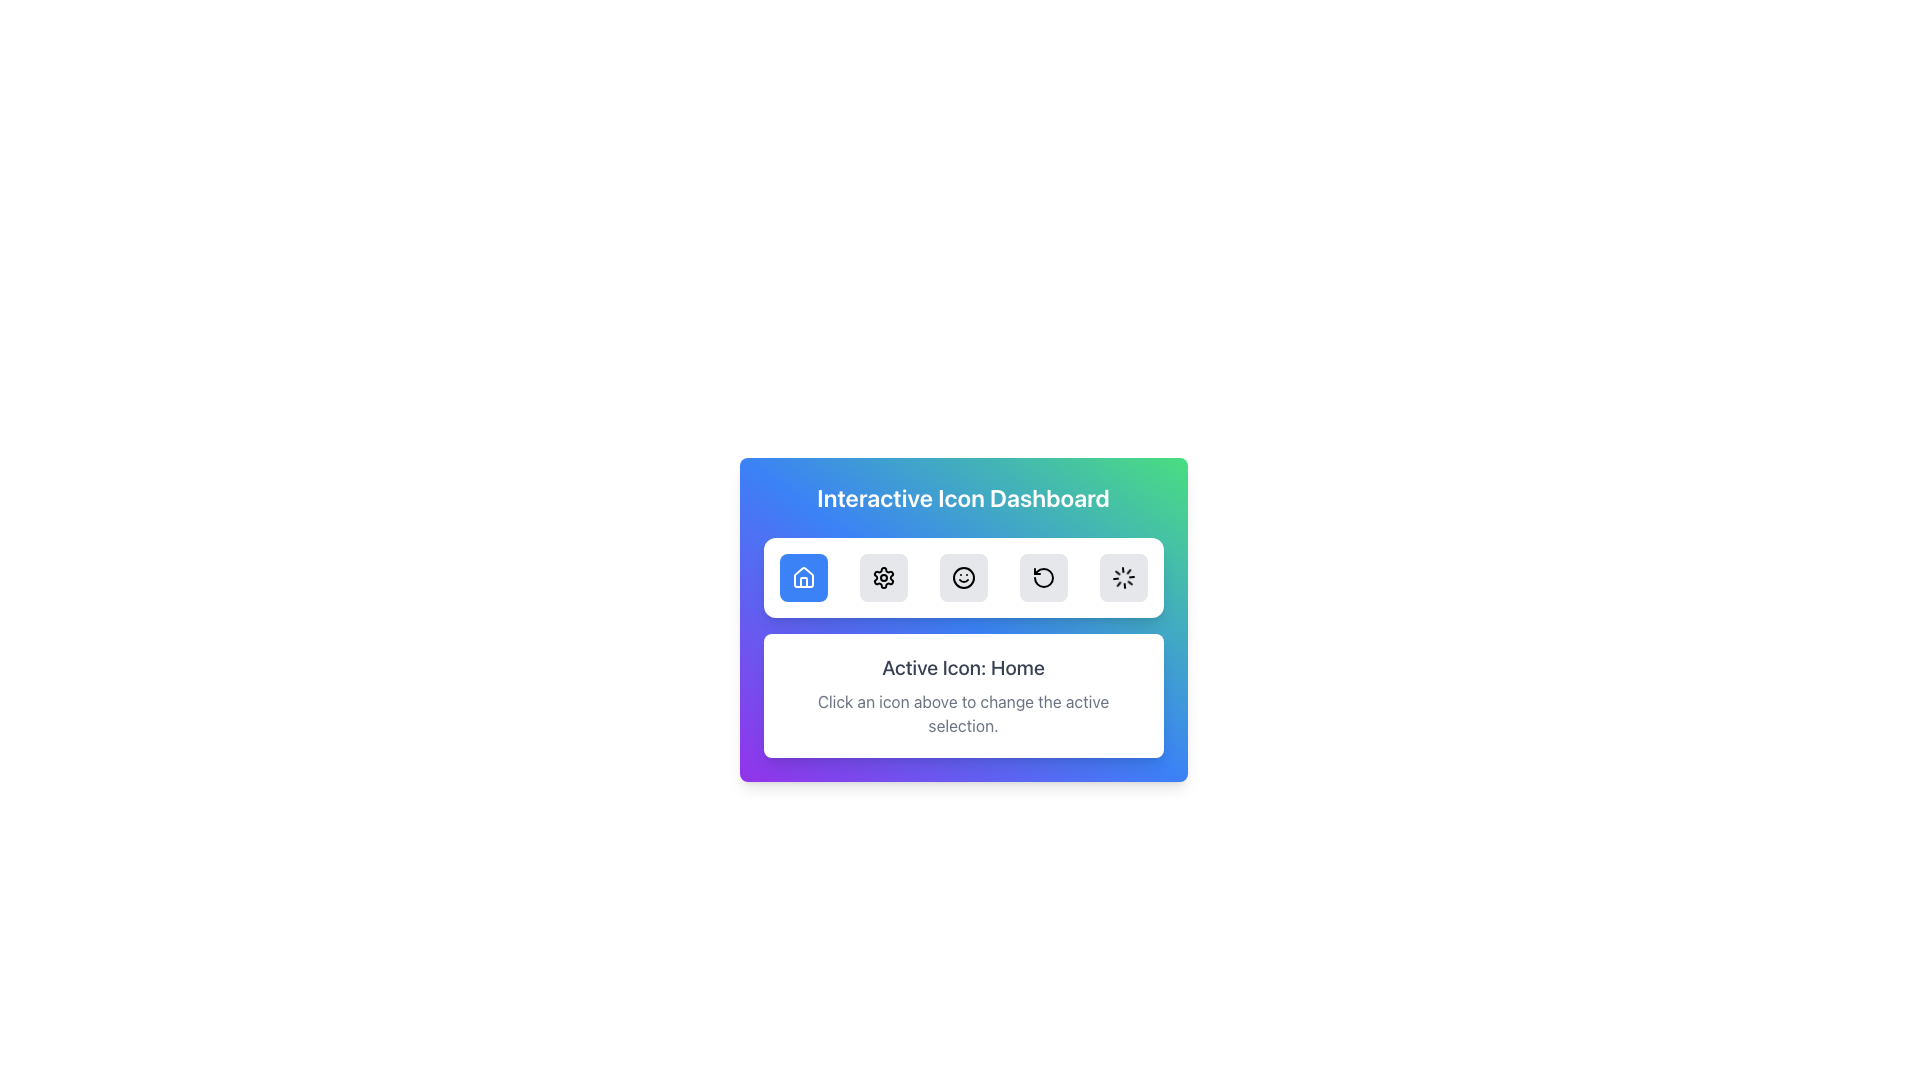 The height and width of the screenshot is (1080, 1920). What do you see at coordinates (1042, 578) in the screenshot?
I see `the reset button, which is the fourth button in a row of five within the 'Interactive Icon Dashboard'` at bounding box center [1042, 578].